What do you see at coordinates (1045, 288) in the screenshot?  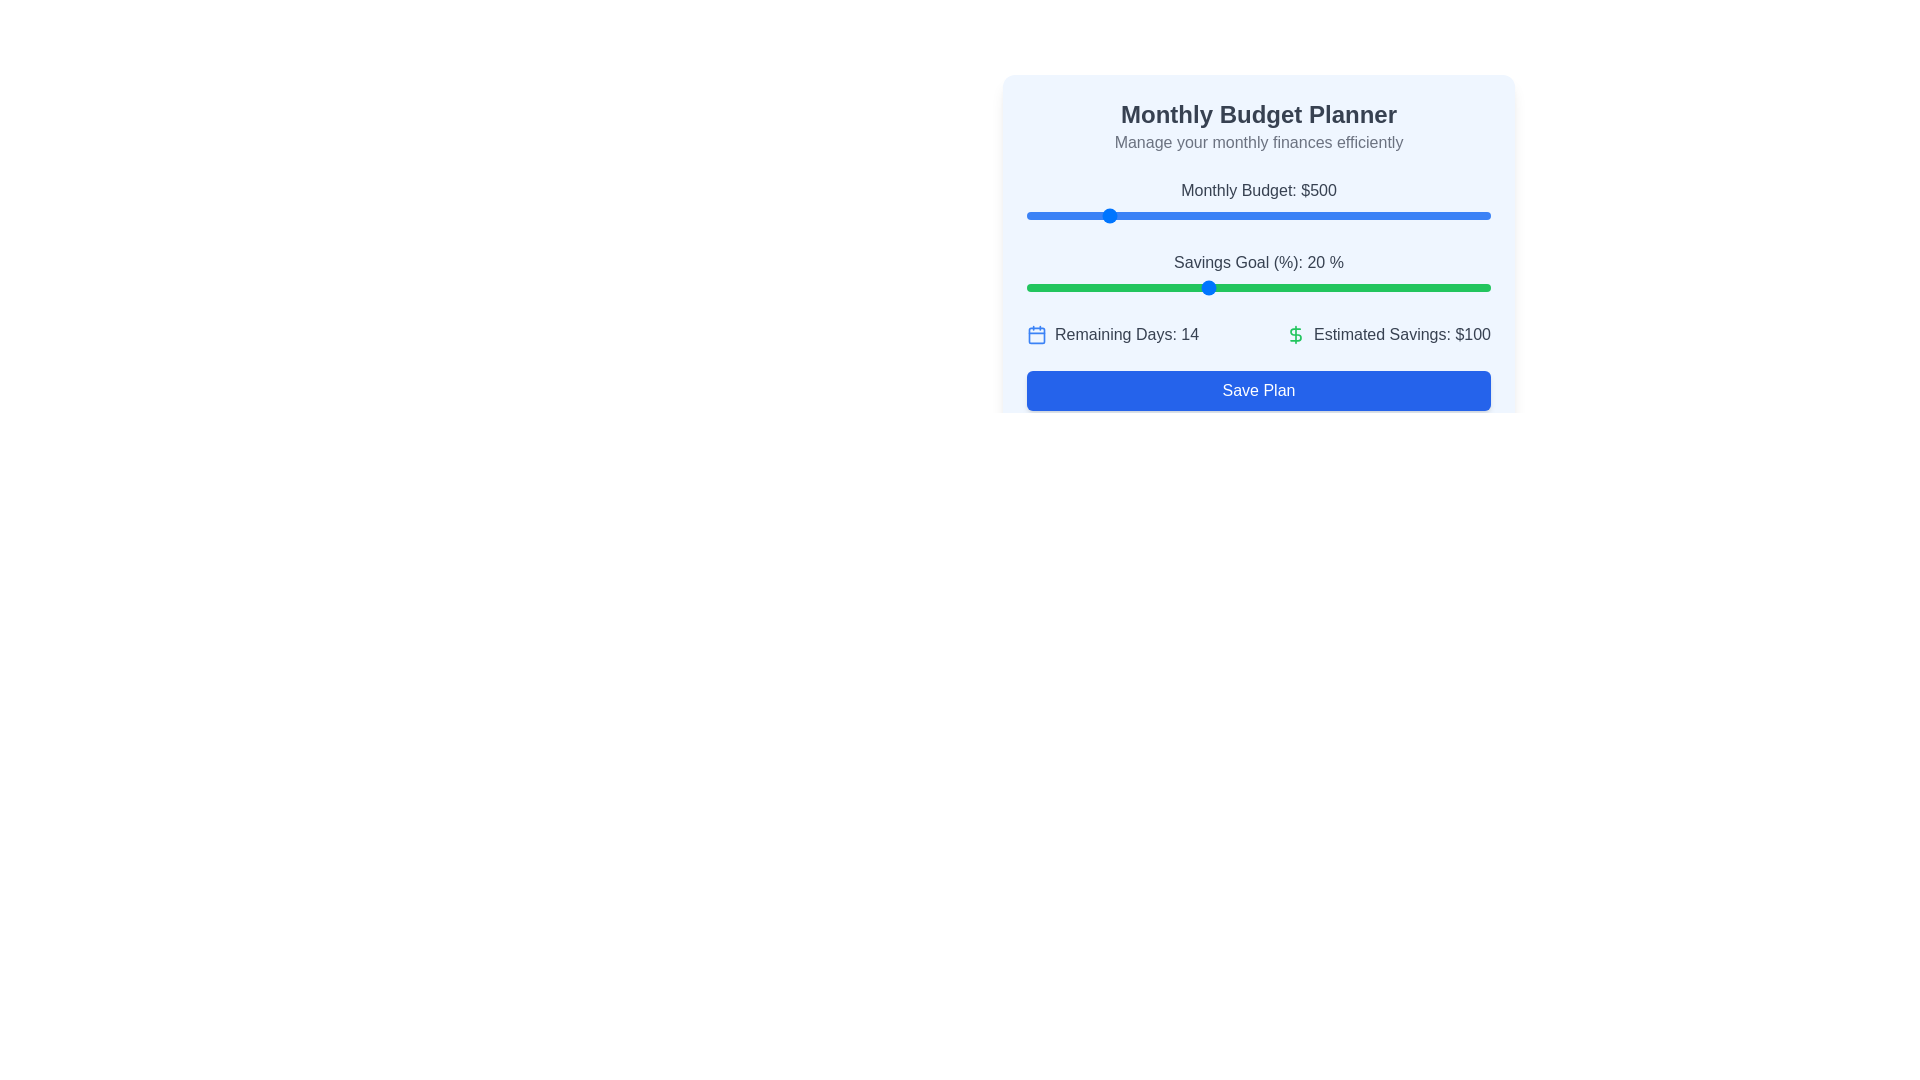 I see `the Savings Goal (%)` at bounding box center [1045, 288].